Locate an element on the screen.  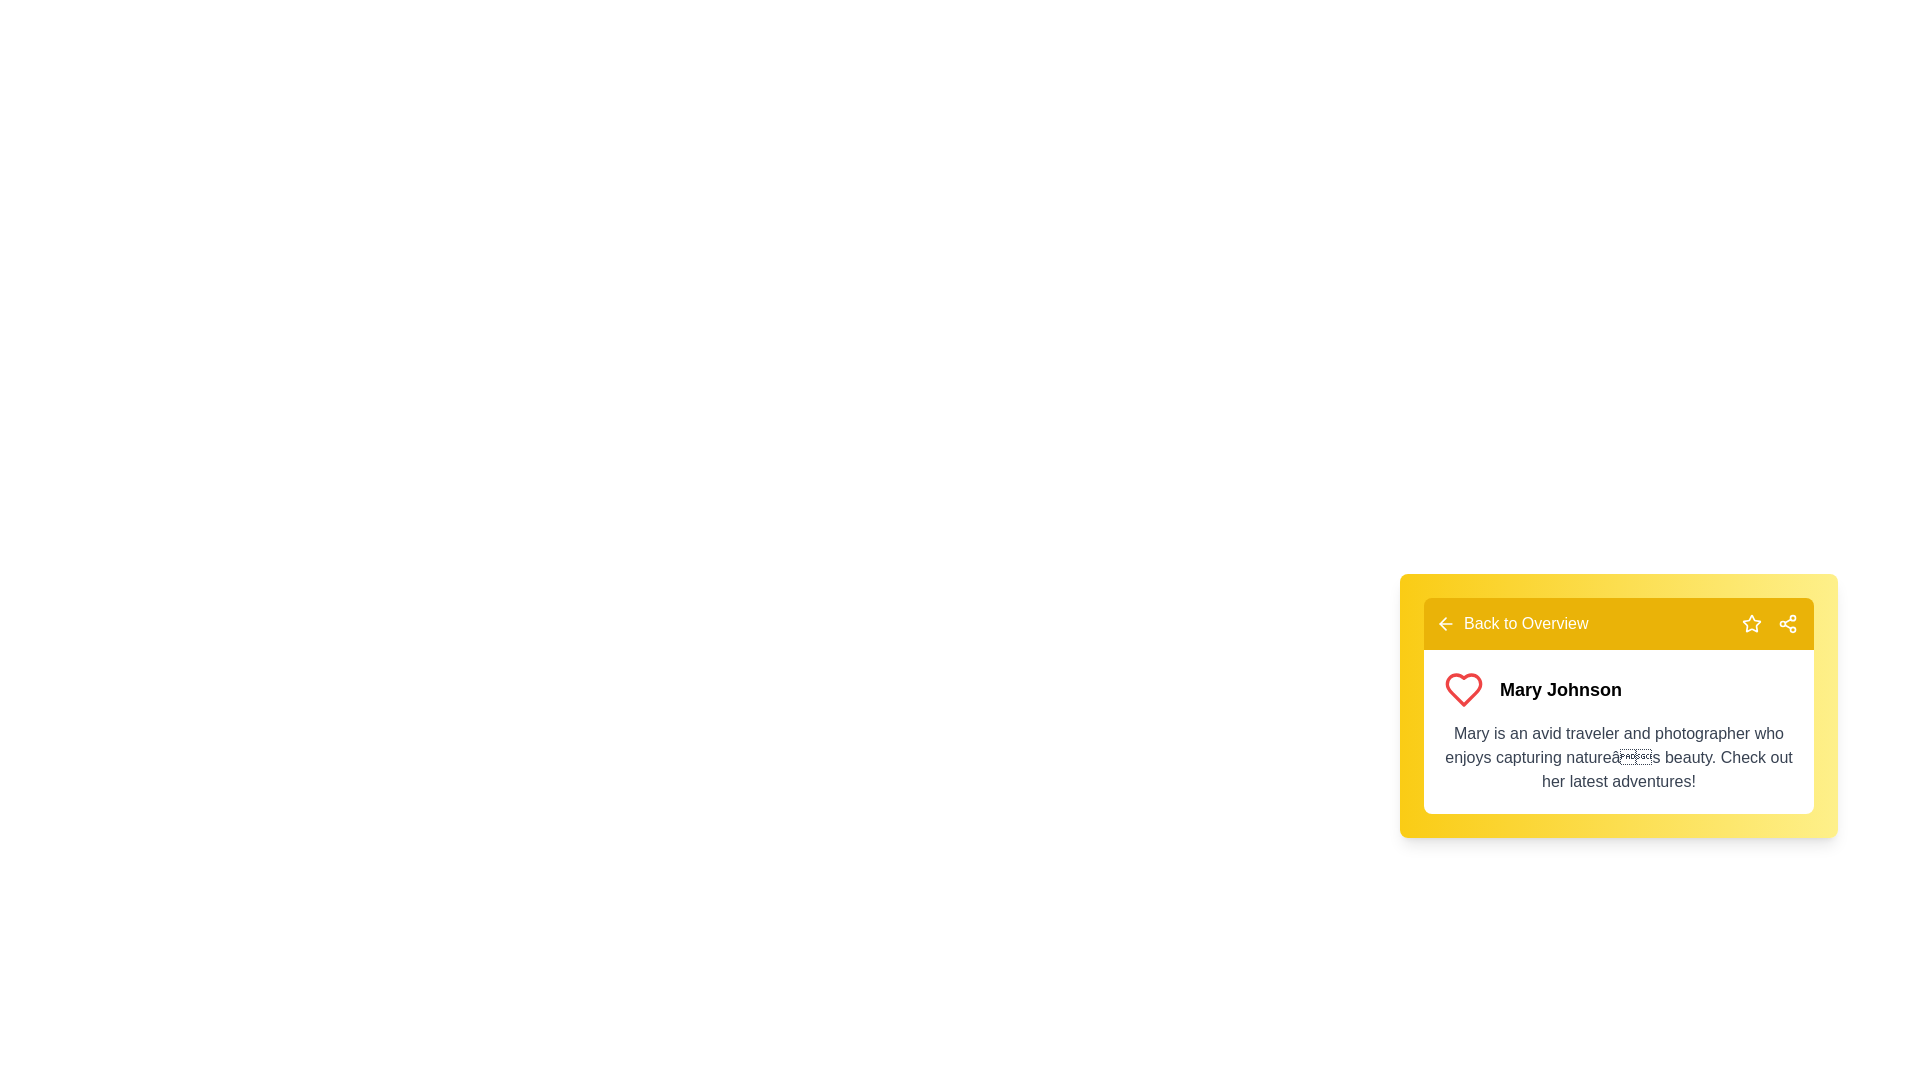
the heart-shaped icon styled in red, which is located to the left of the bold 'Mary Johnson' text is located at coordinates (1464, 689).